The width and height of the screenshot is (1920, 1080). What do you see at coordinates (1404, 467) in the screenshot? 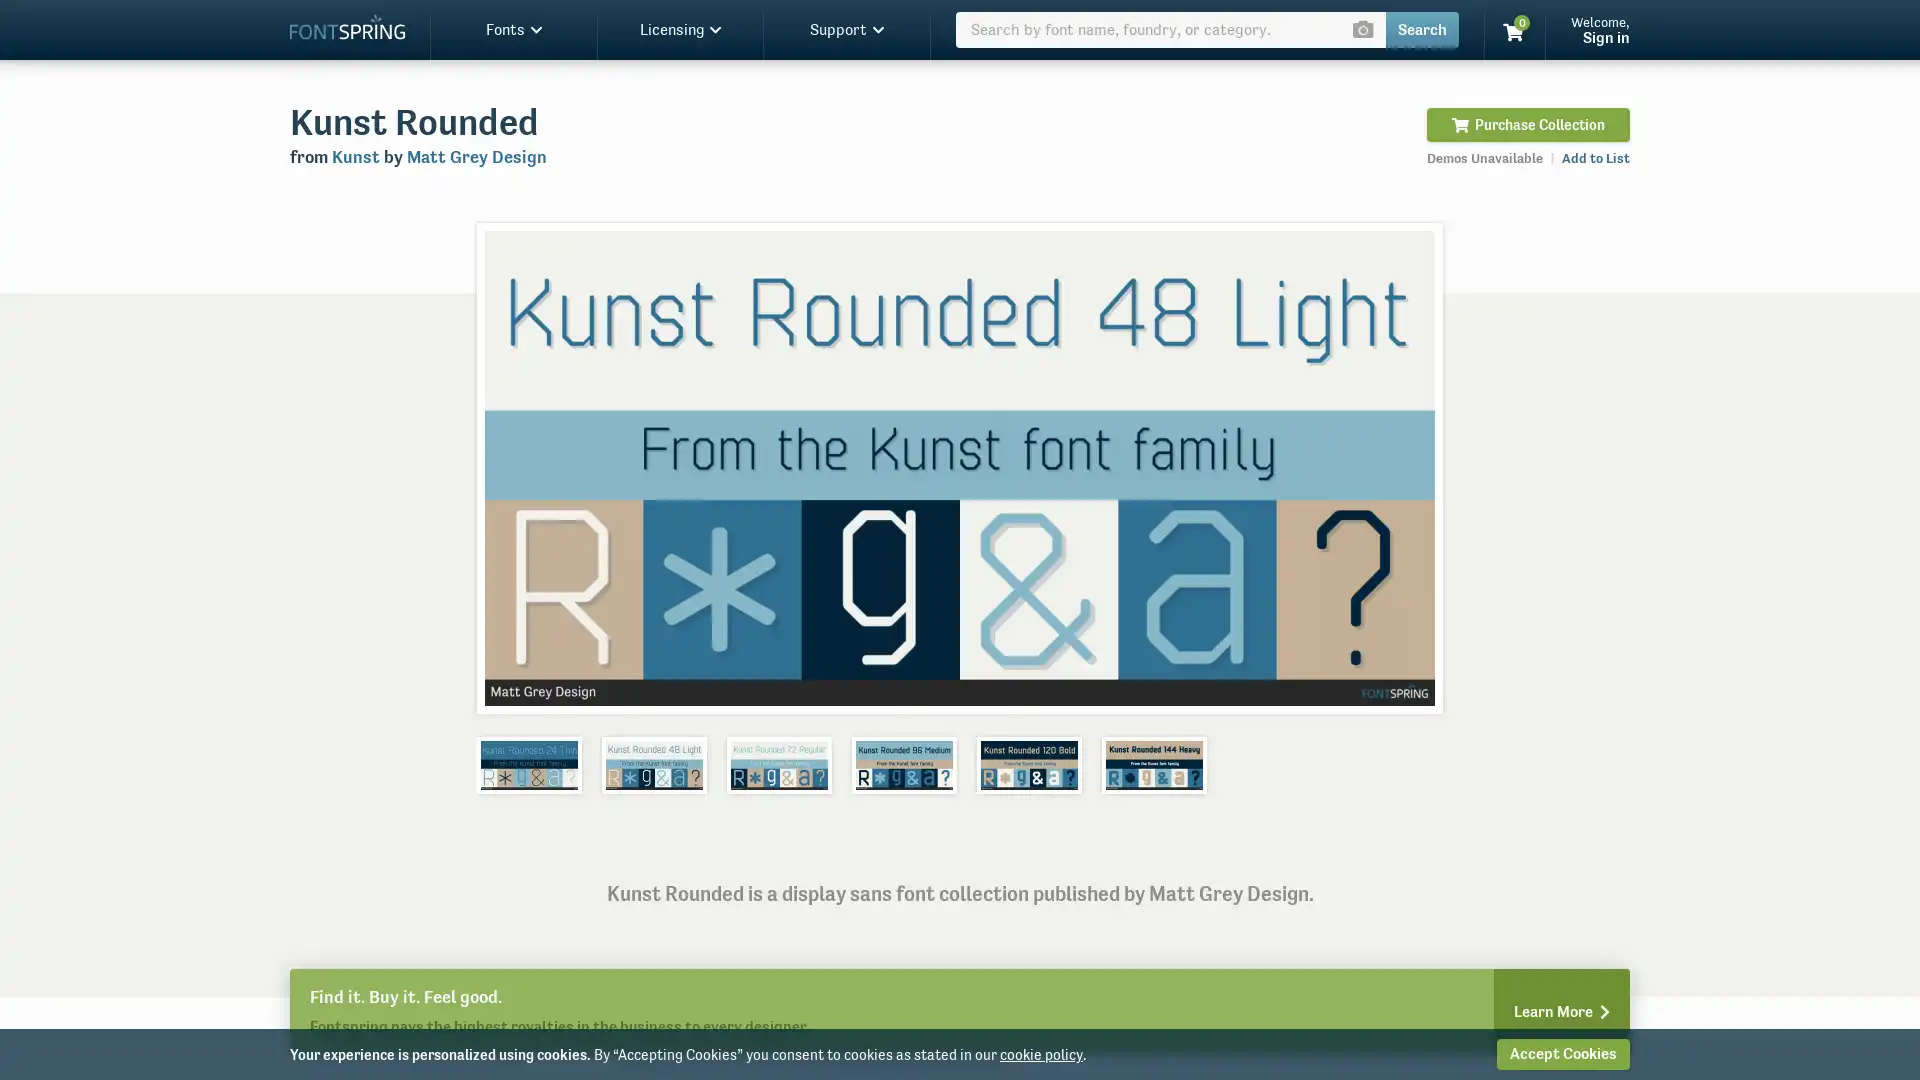
I see `Next slide` at bounding box center [1404, 467].